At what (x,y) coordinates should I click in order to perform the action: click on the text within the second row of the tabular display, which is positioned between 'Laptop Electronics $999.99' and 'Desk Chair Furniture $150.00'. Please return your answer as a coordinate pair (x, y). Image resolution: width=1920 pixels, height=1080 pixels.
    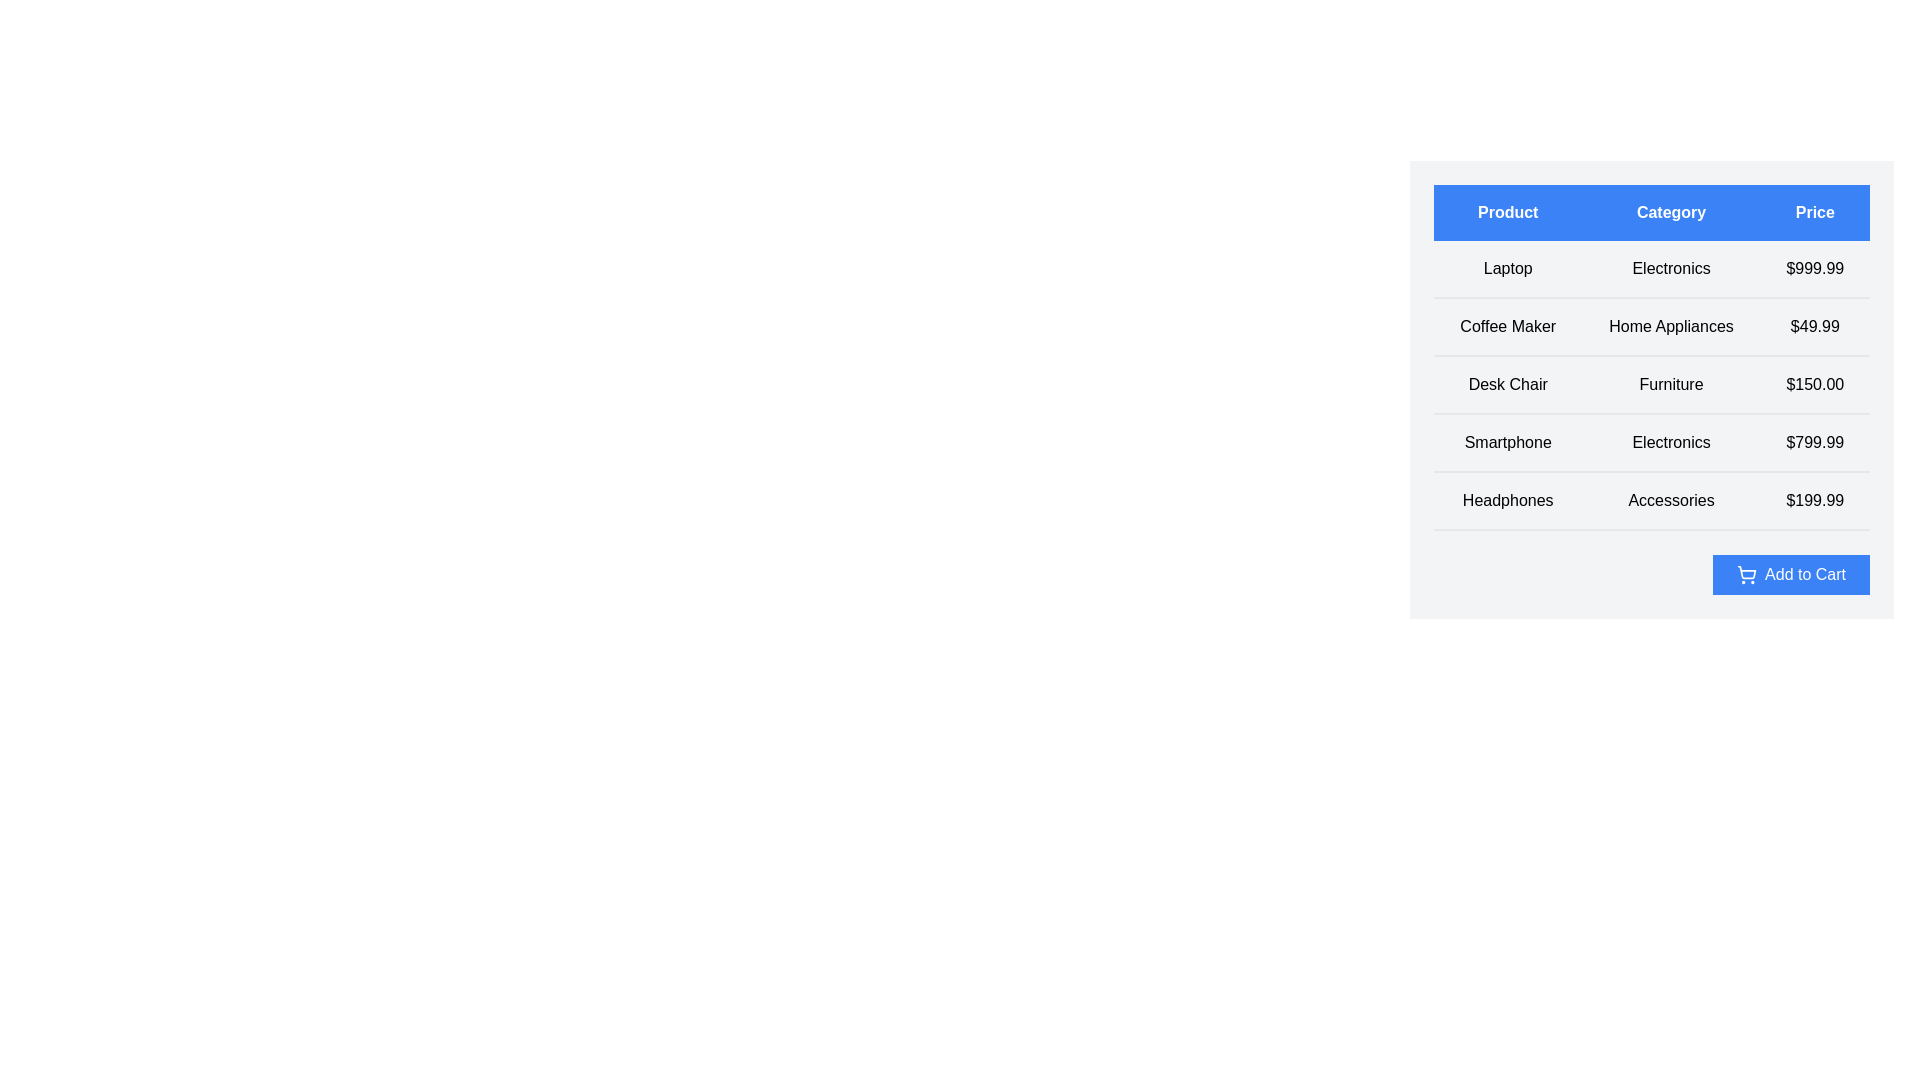
    Looking at the image, I should click on (1651, 326).